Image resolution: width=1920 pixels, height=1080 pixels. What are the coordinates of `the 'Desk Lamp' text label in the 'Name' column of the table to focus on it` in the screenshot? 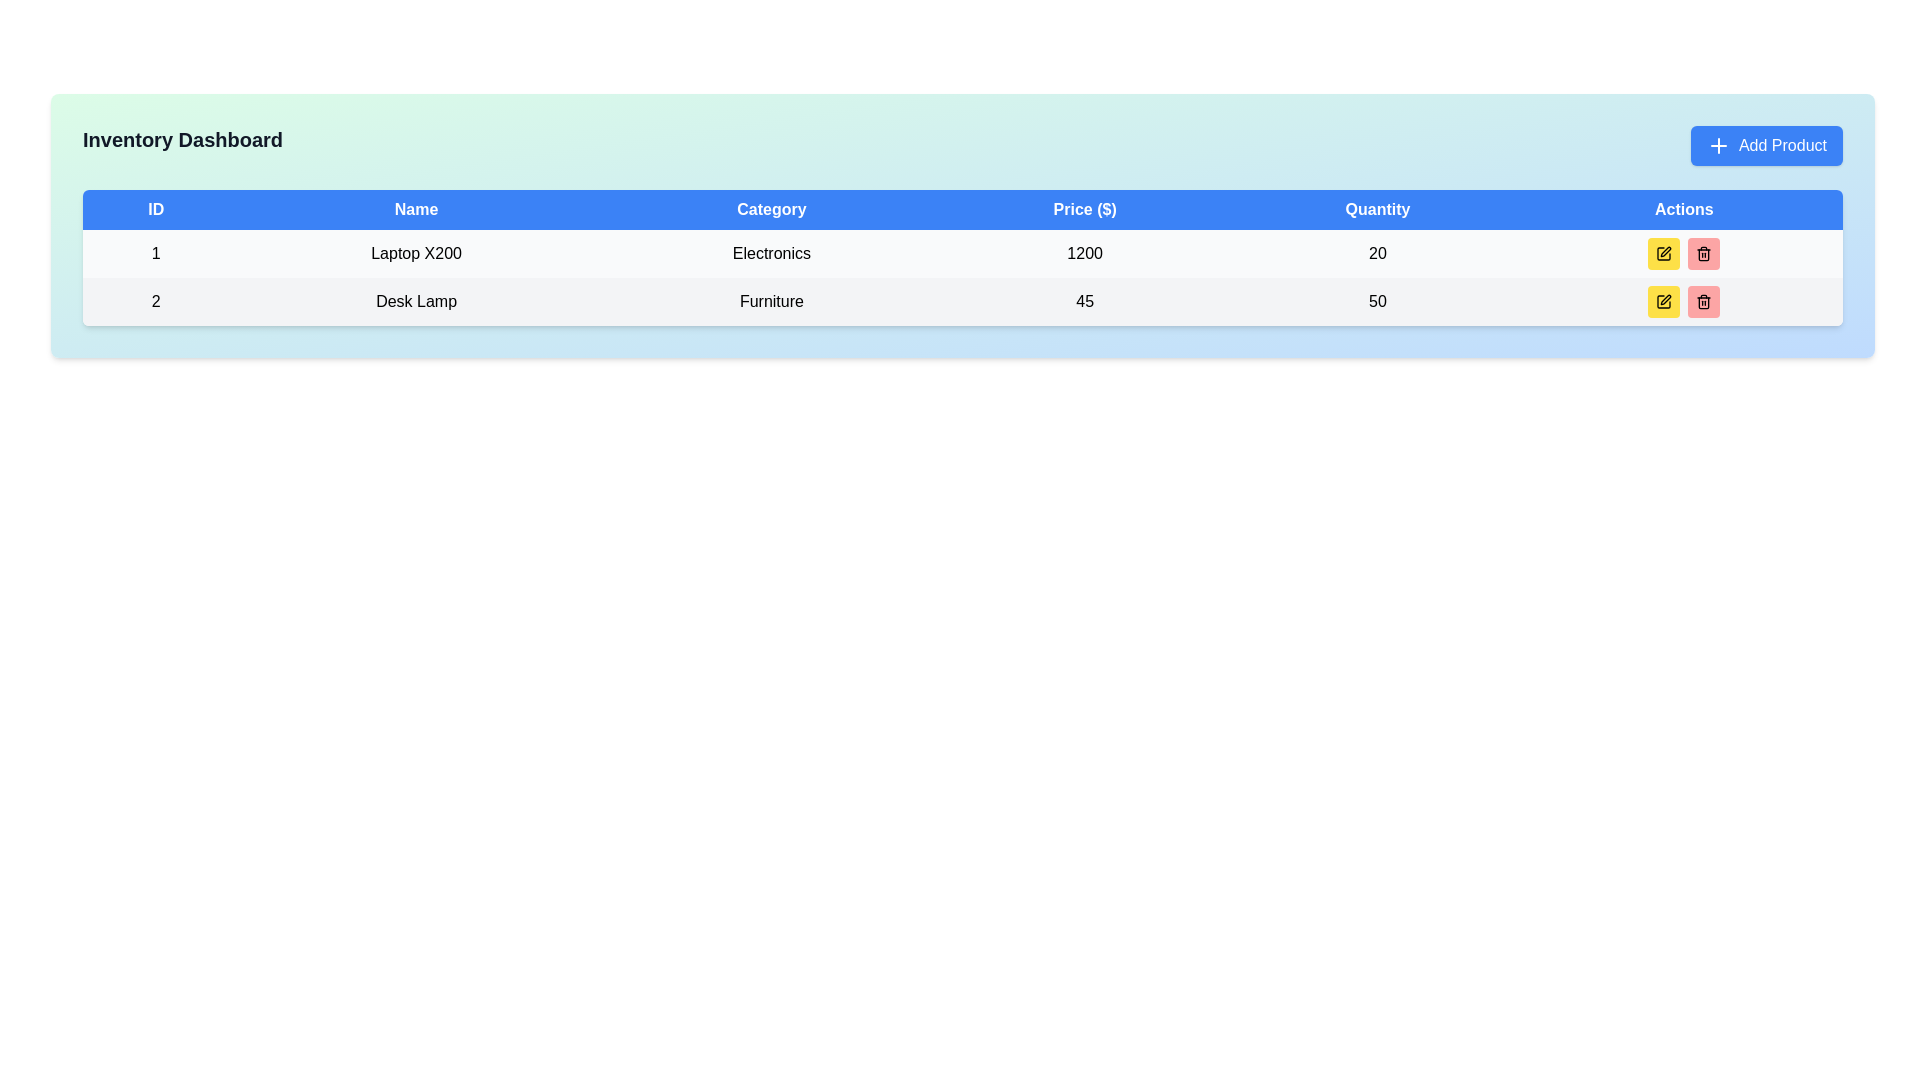 It's located at (415, 301).